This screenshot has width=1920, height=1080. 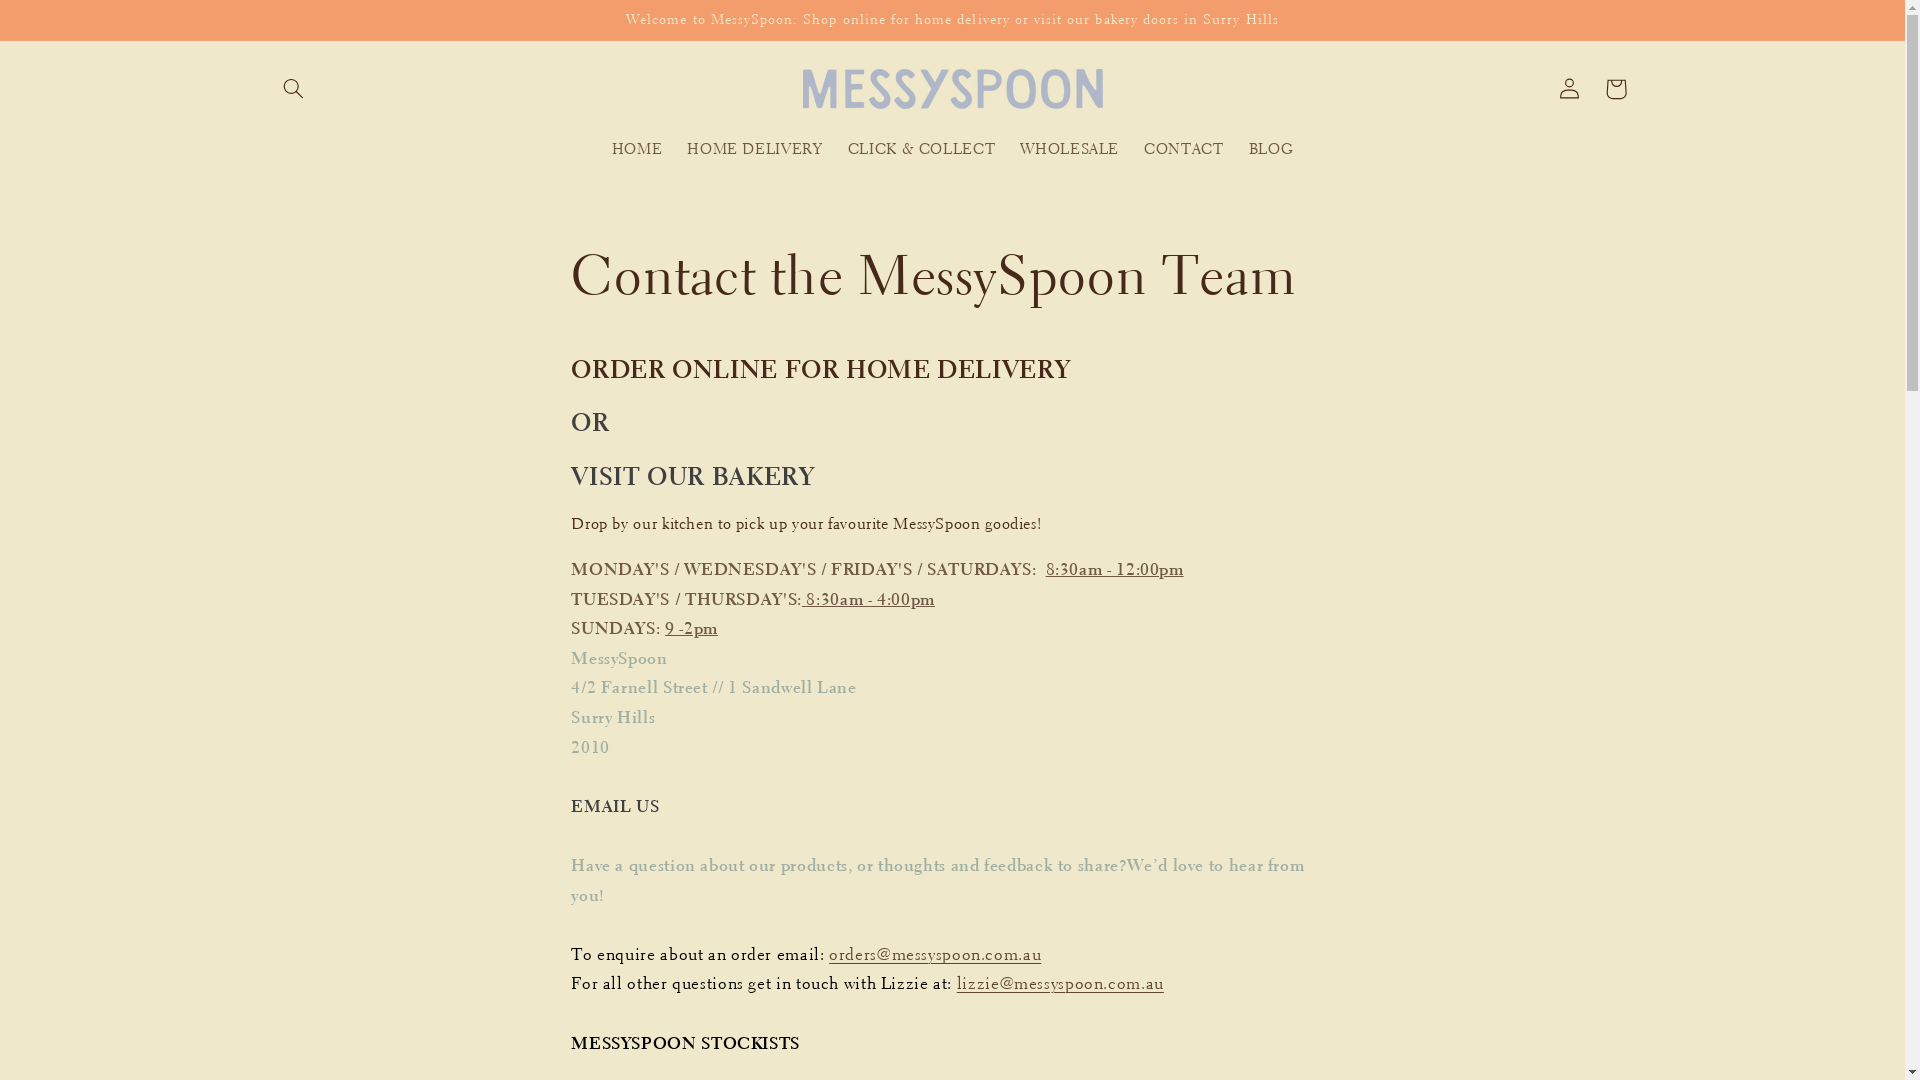 I want to click on 'CONTACT', so click(x=1132, y=149).